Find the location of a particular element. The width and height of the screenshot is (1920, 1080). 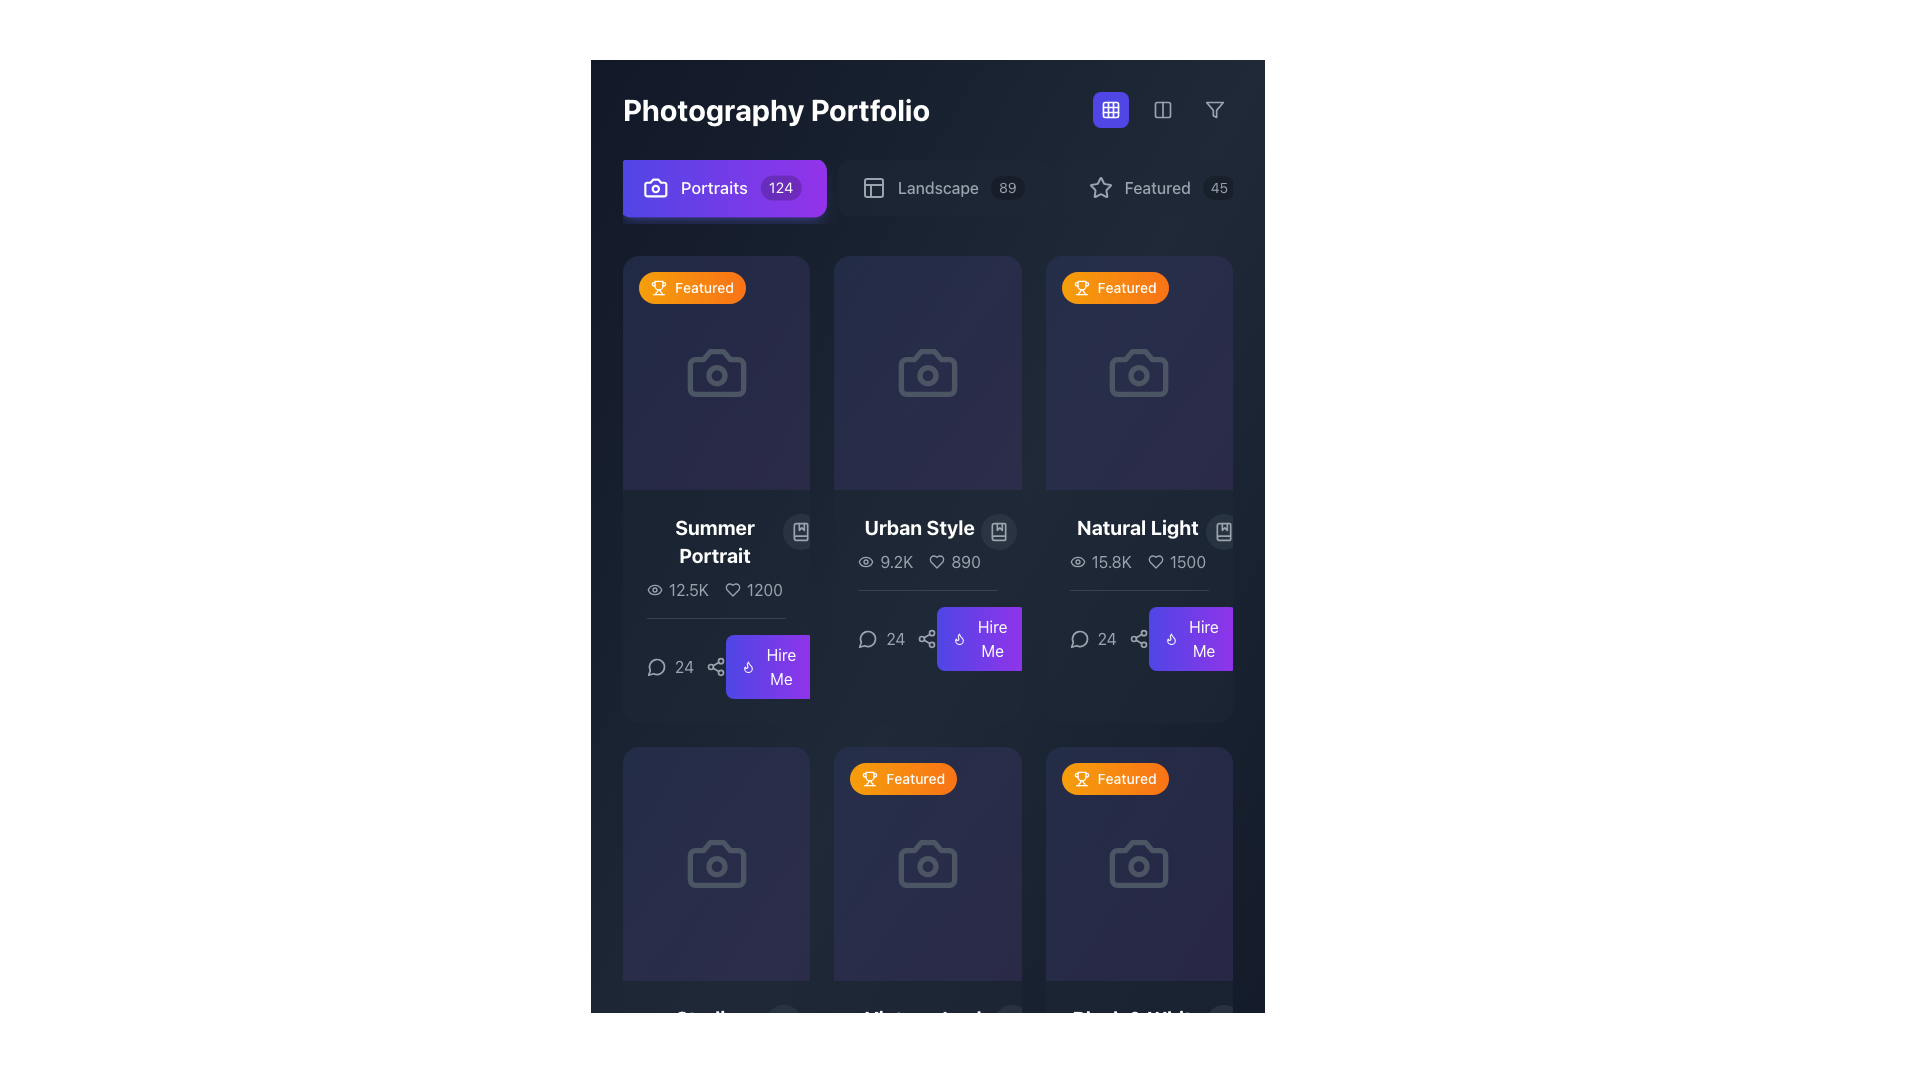

the camera icon outlined in a square card background located in the second column of the bottom row of the grid layout is located at coordinates (926, 863).